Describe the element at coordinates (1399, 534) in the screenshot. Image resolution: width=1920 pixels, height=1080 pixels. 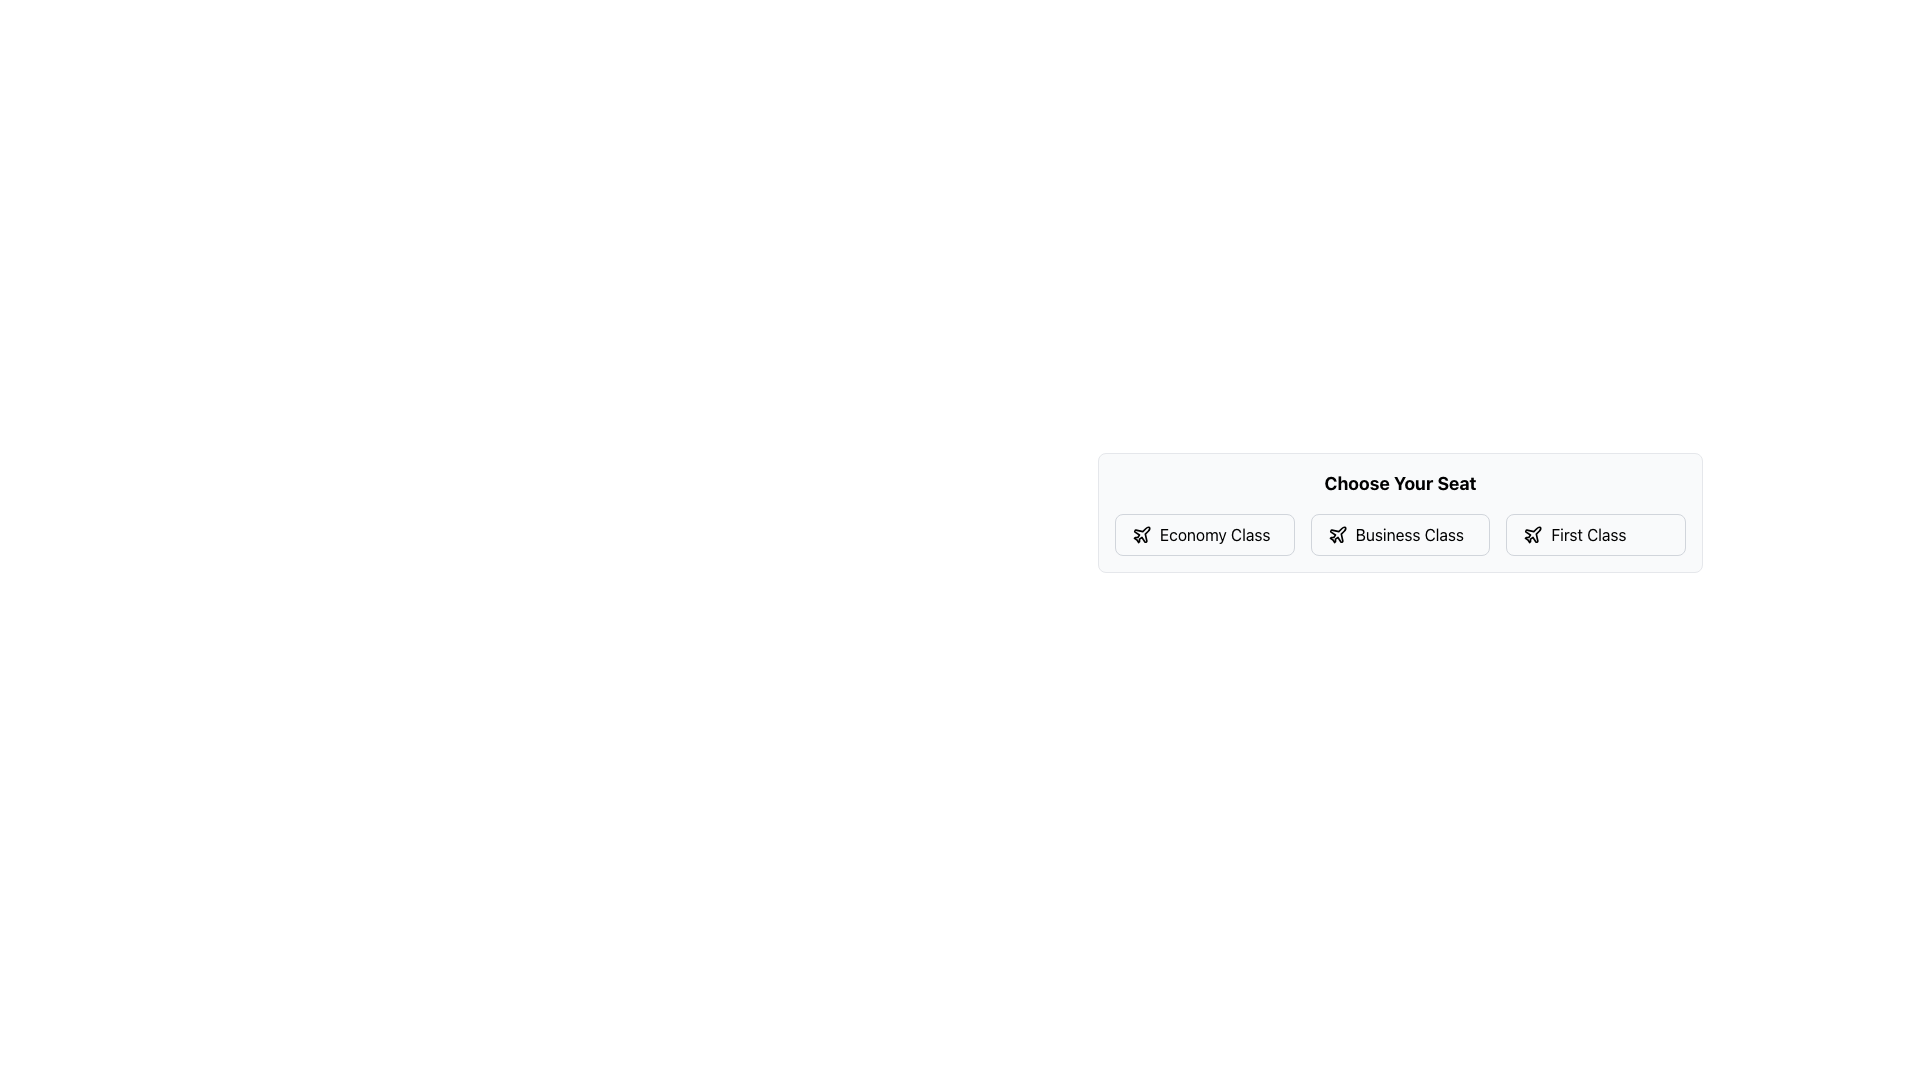
I see `the 'Economy Class', 'Business Class', or 'First Class' options in the Selection Group for more details` at that location.